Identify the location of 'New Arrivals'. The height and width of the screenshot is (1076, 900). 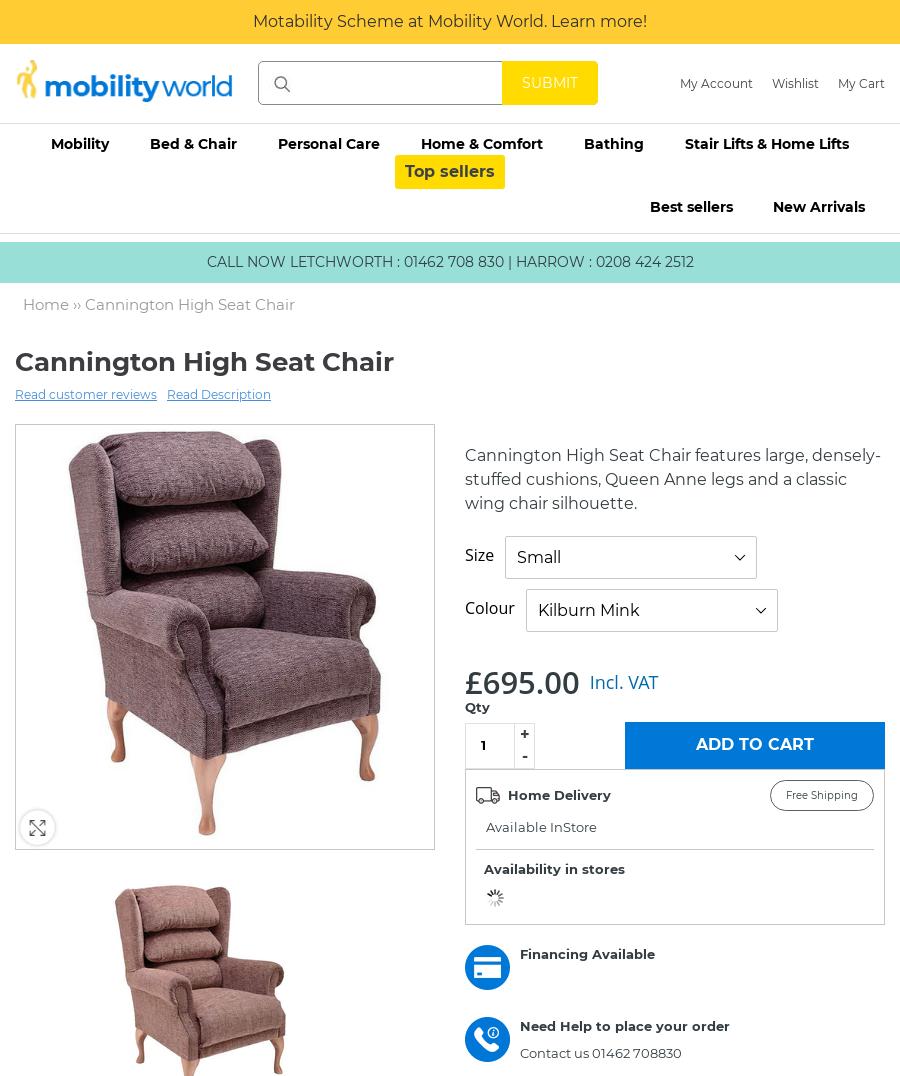
(819, 204).